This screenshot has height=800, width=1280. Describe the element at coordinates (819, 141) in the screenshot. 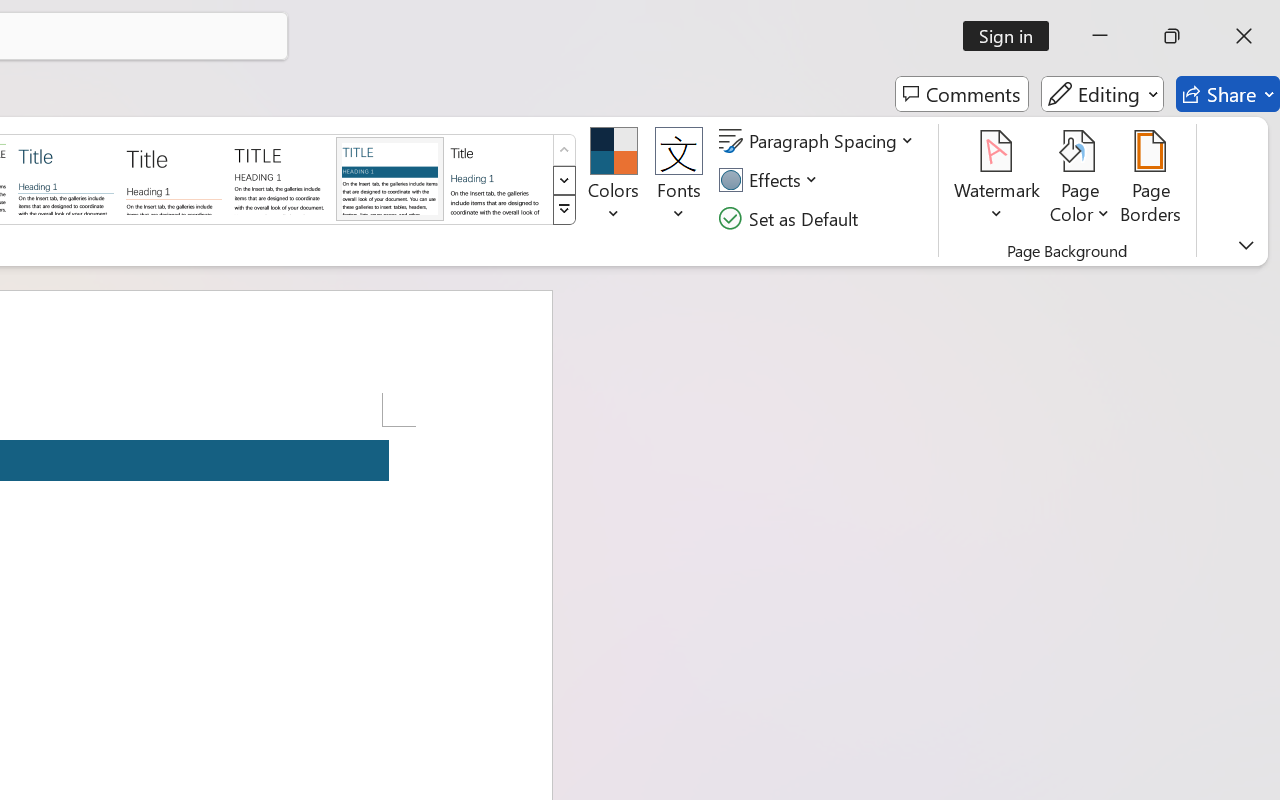

I see `'Paragraph Spacing'` at that location.